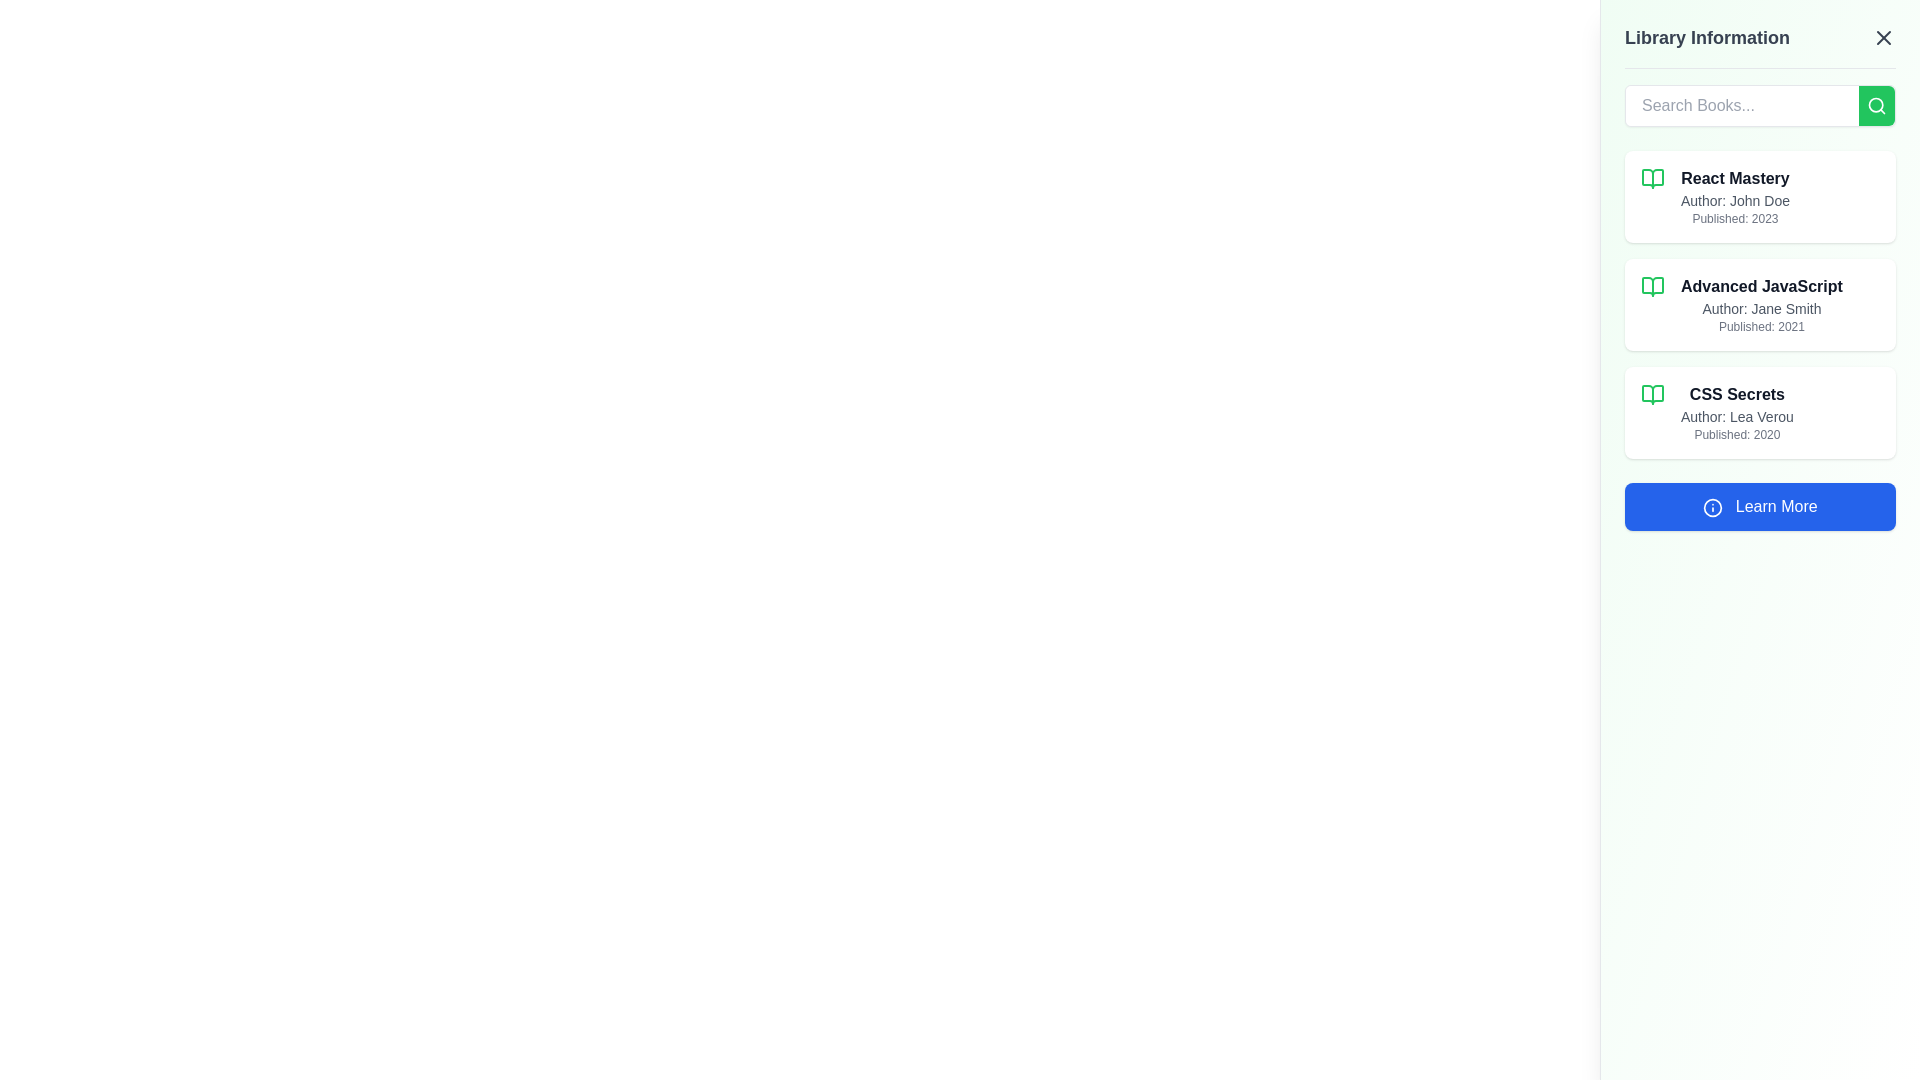  What do you see at coordinates (1734, 200) in the screenshot?
I see `the text label displaying the author's name for the book 'React Mastery', which is positioned between the title and publication date in the list panel` at bounding box center [1734, 200].